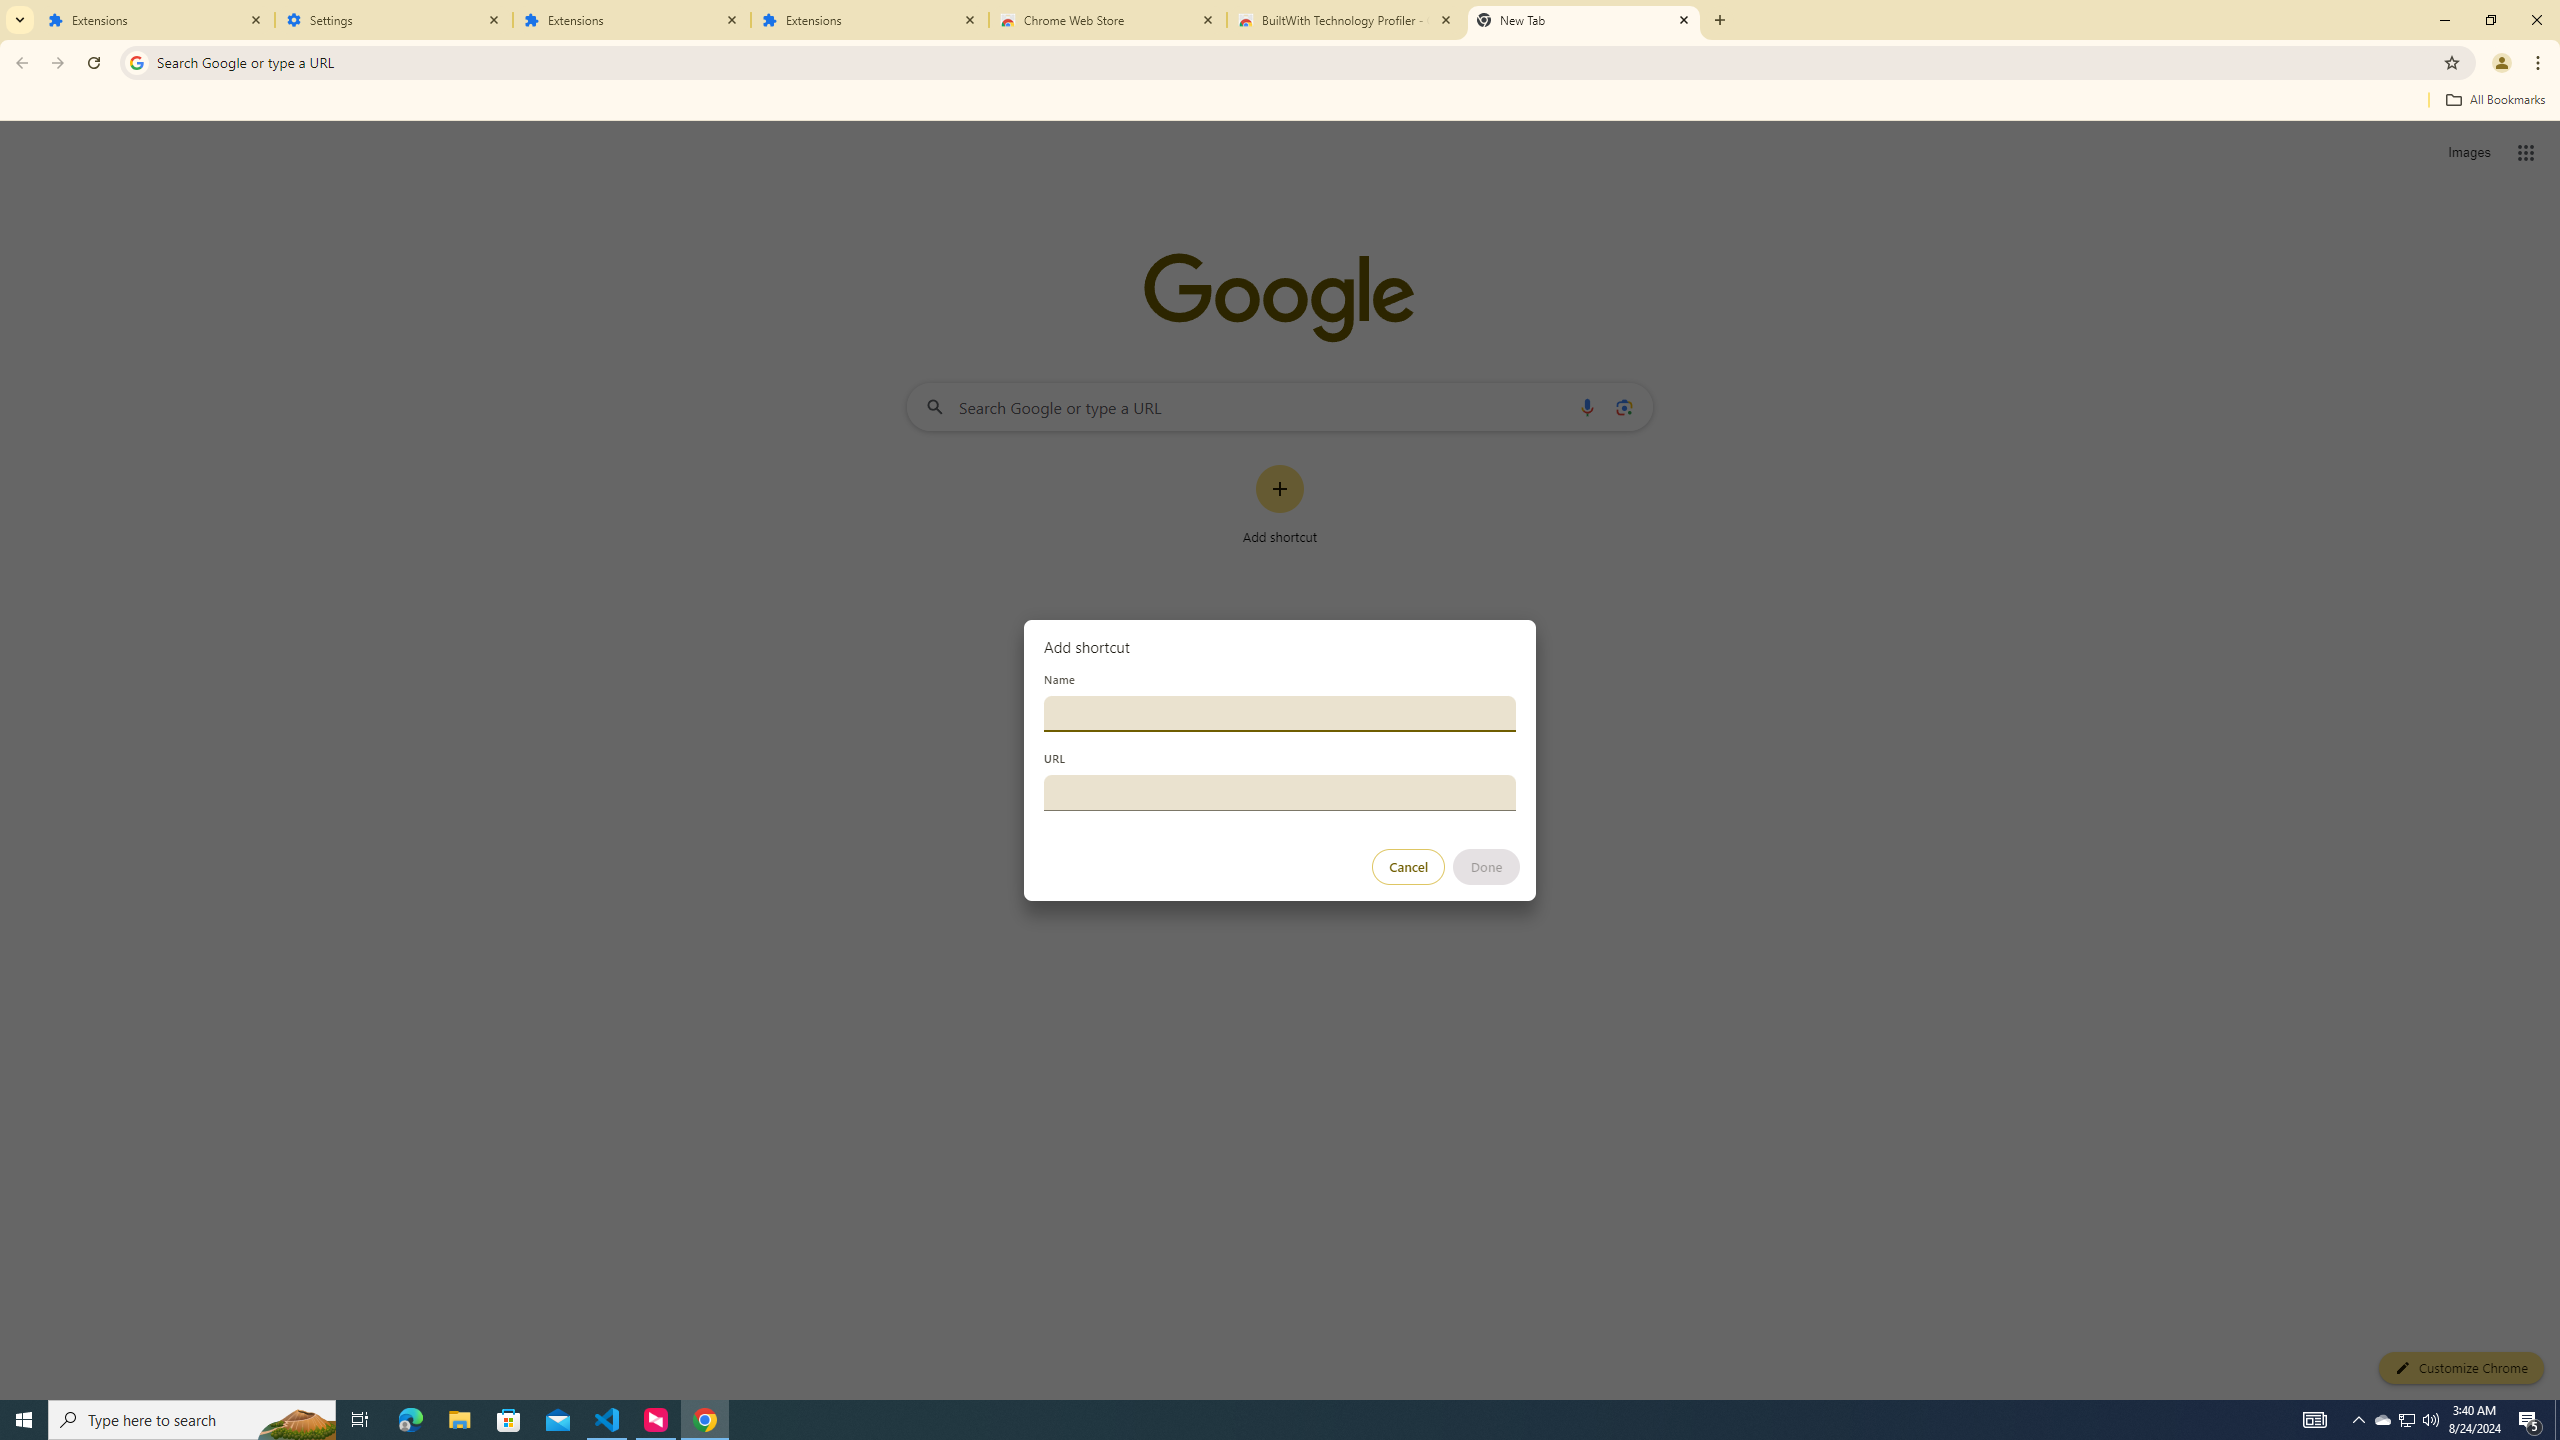  Describe the element at coordinates (1487, 866) in the screenshot. I see `'Done'` at that location.